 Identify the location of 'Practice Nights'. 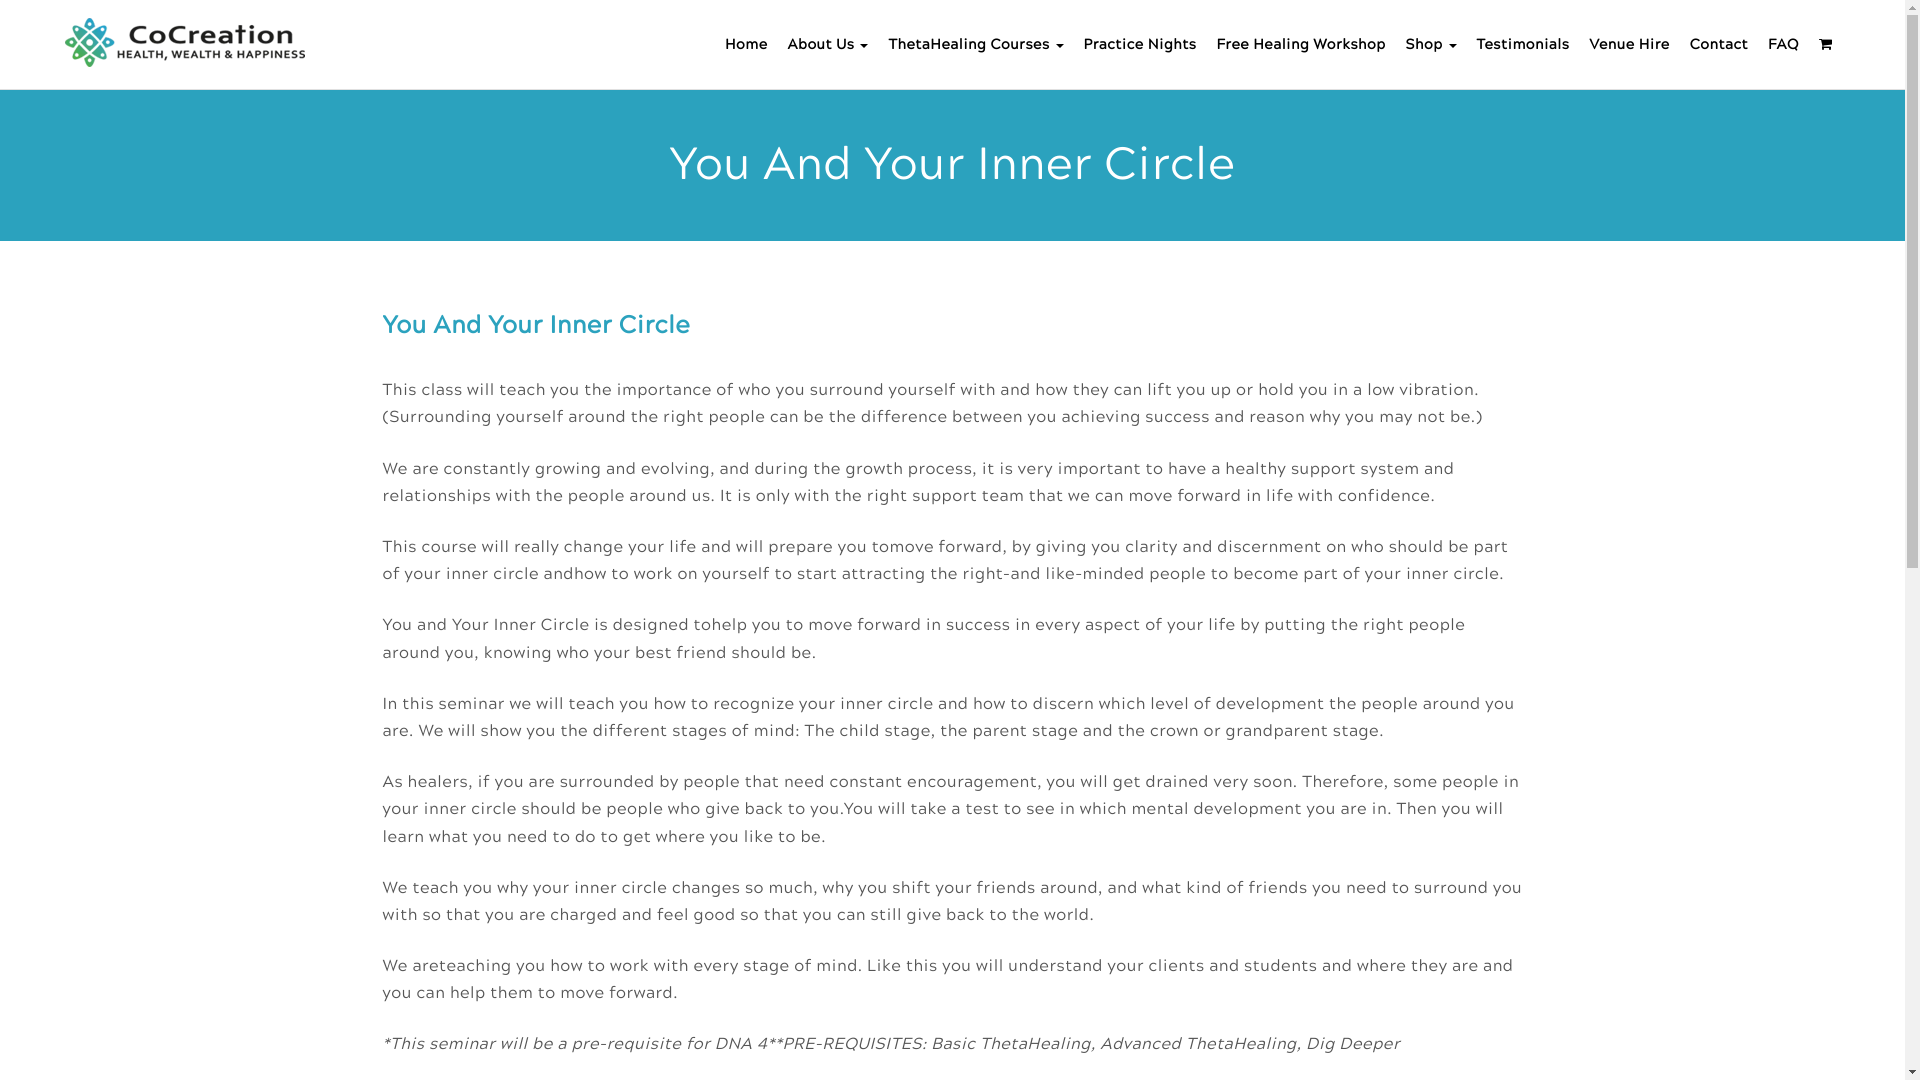
(1140, 42).